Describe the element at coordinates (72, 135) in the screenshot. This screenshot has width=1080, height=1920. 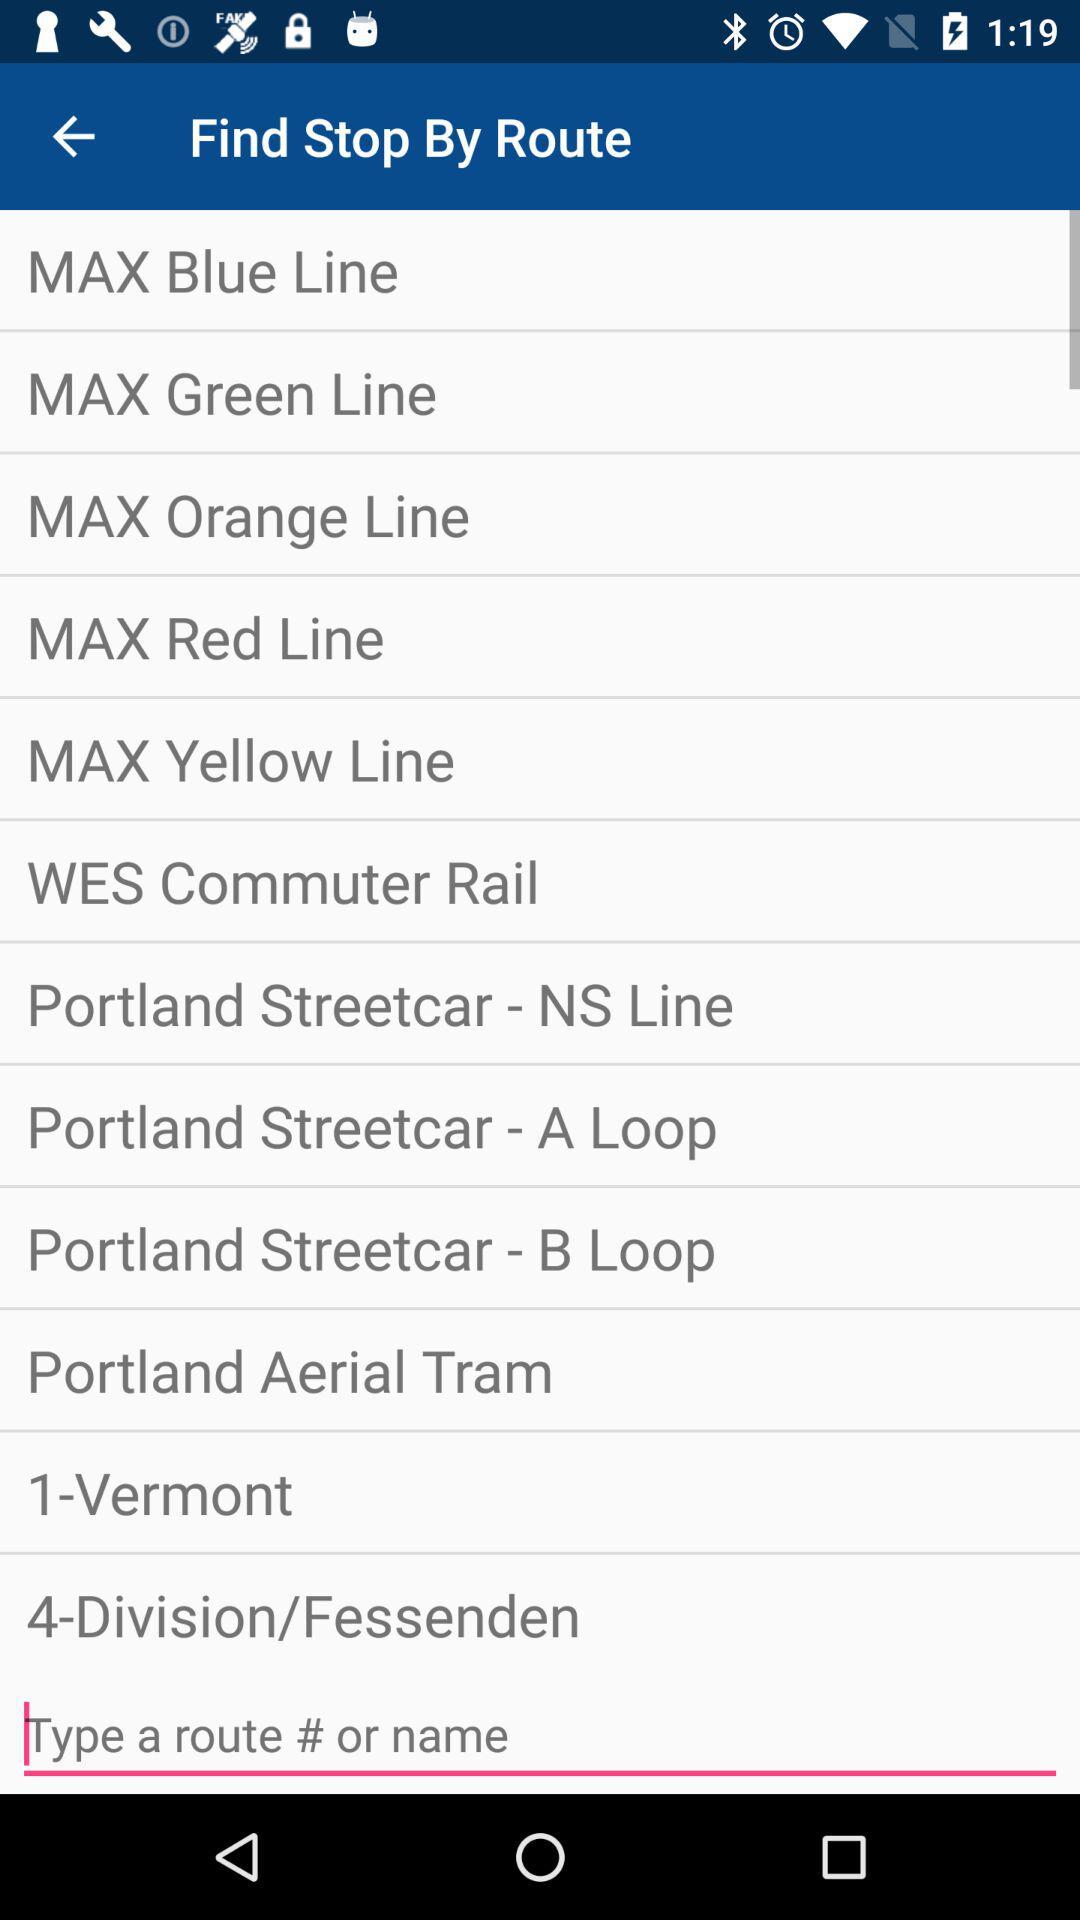
I see `the item at the top left corner` at that location.